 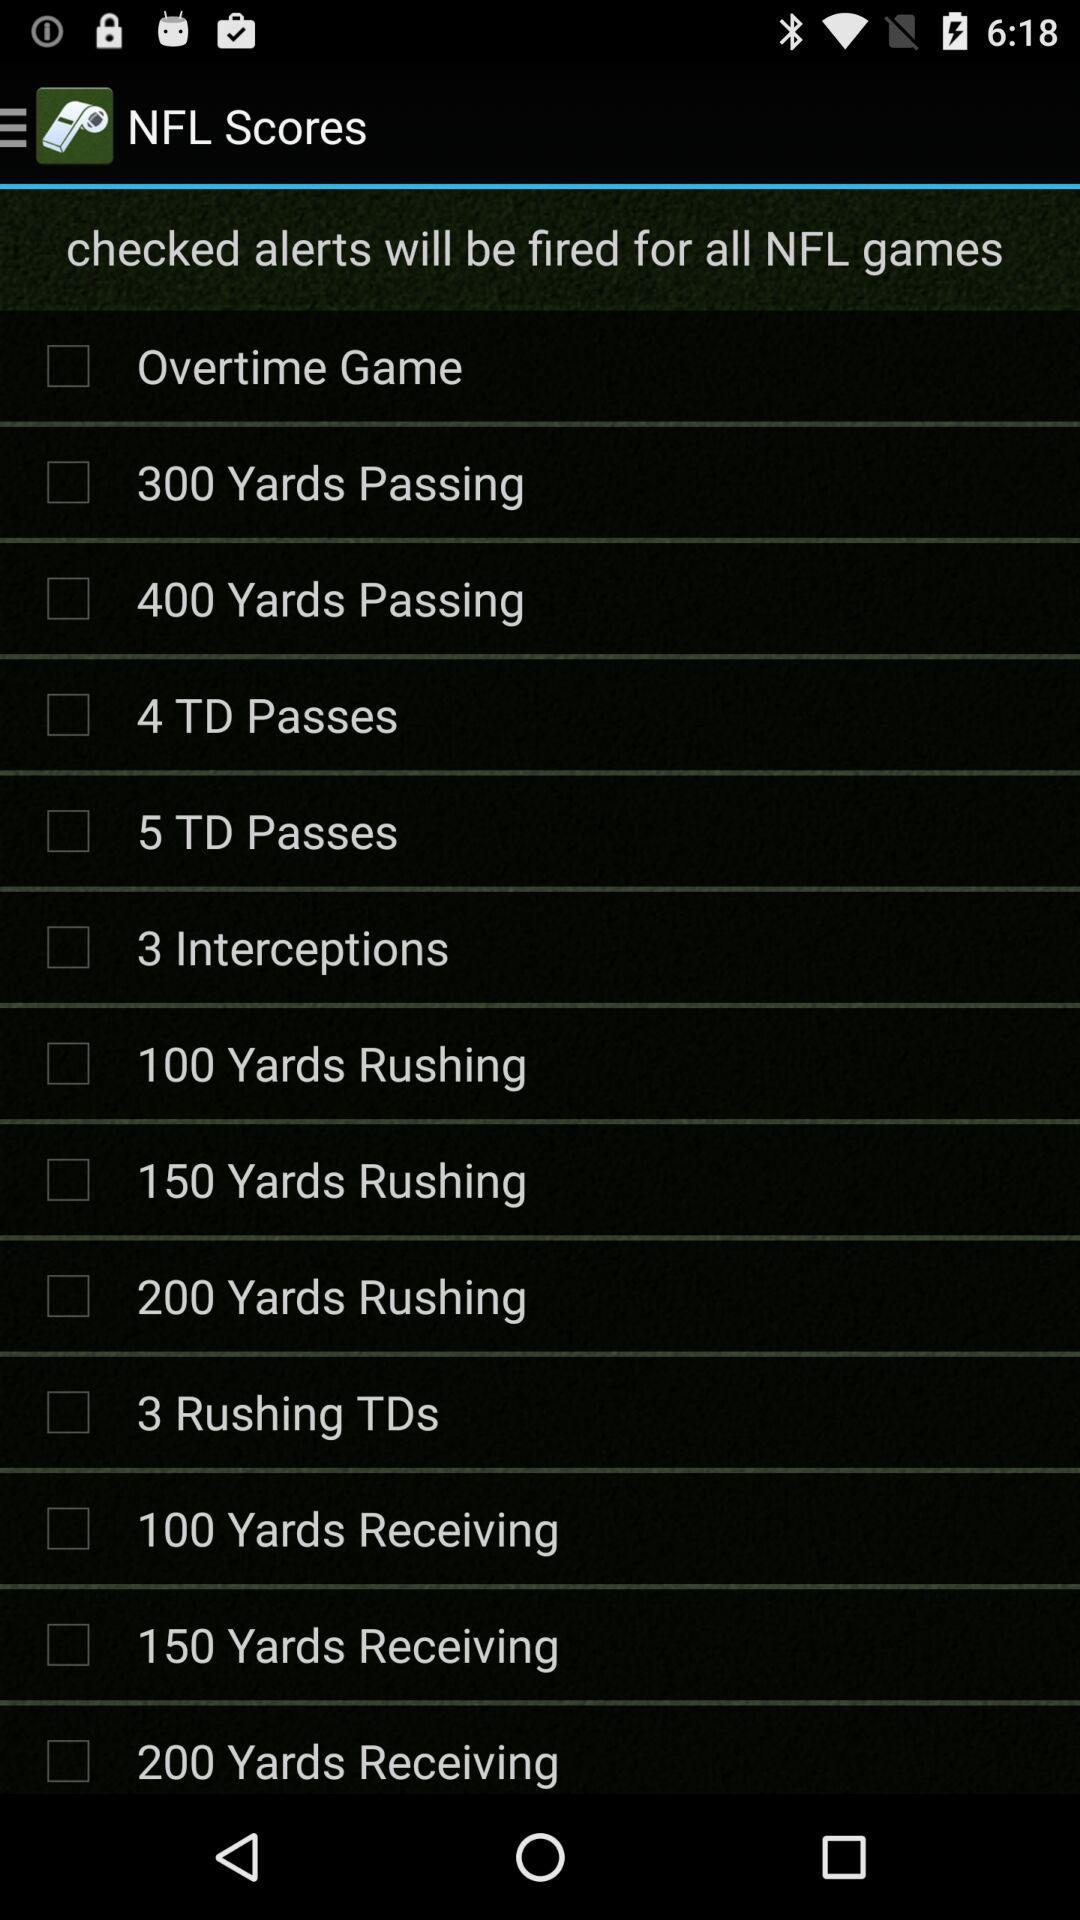 I want to click on the icon above the 300 yards passing item, so click(x=299, y=365).